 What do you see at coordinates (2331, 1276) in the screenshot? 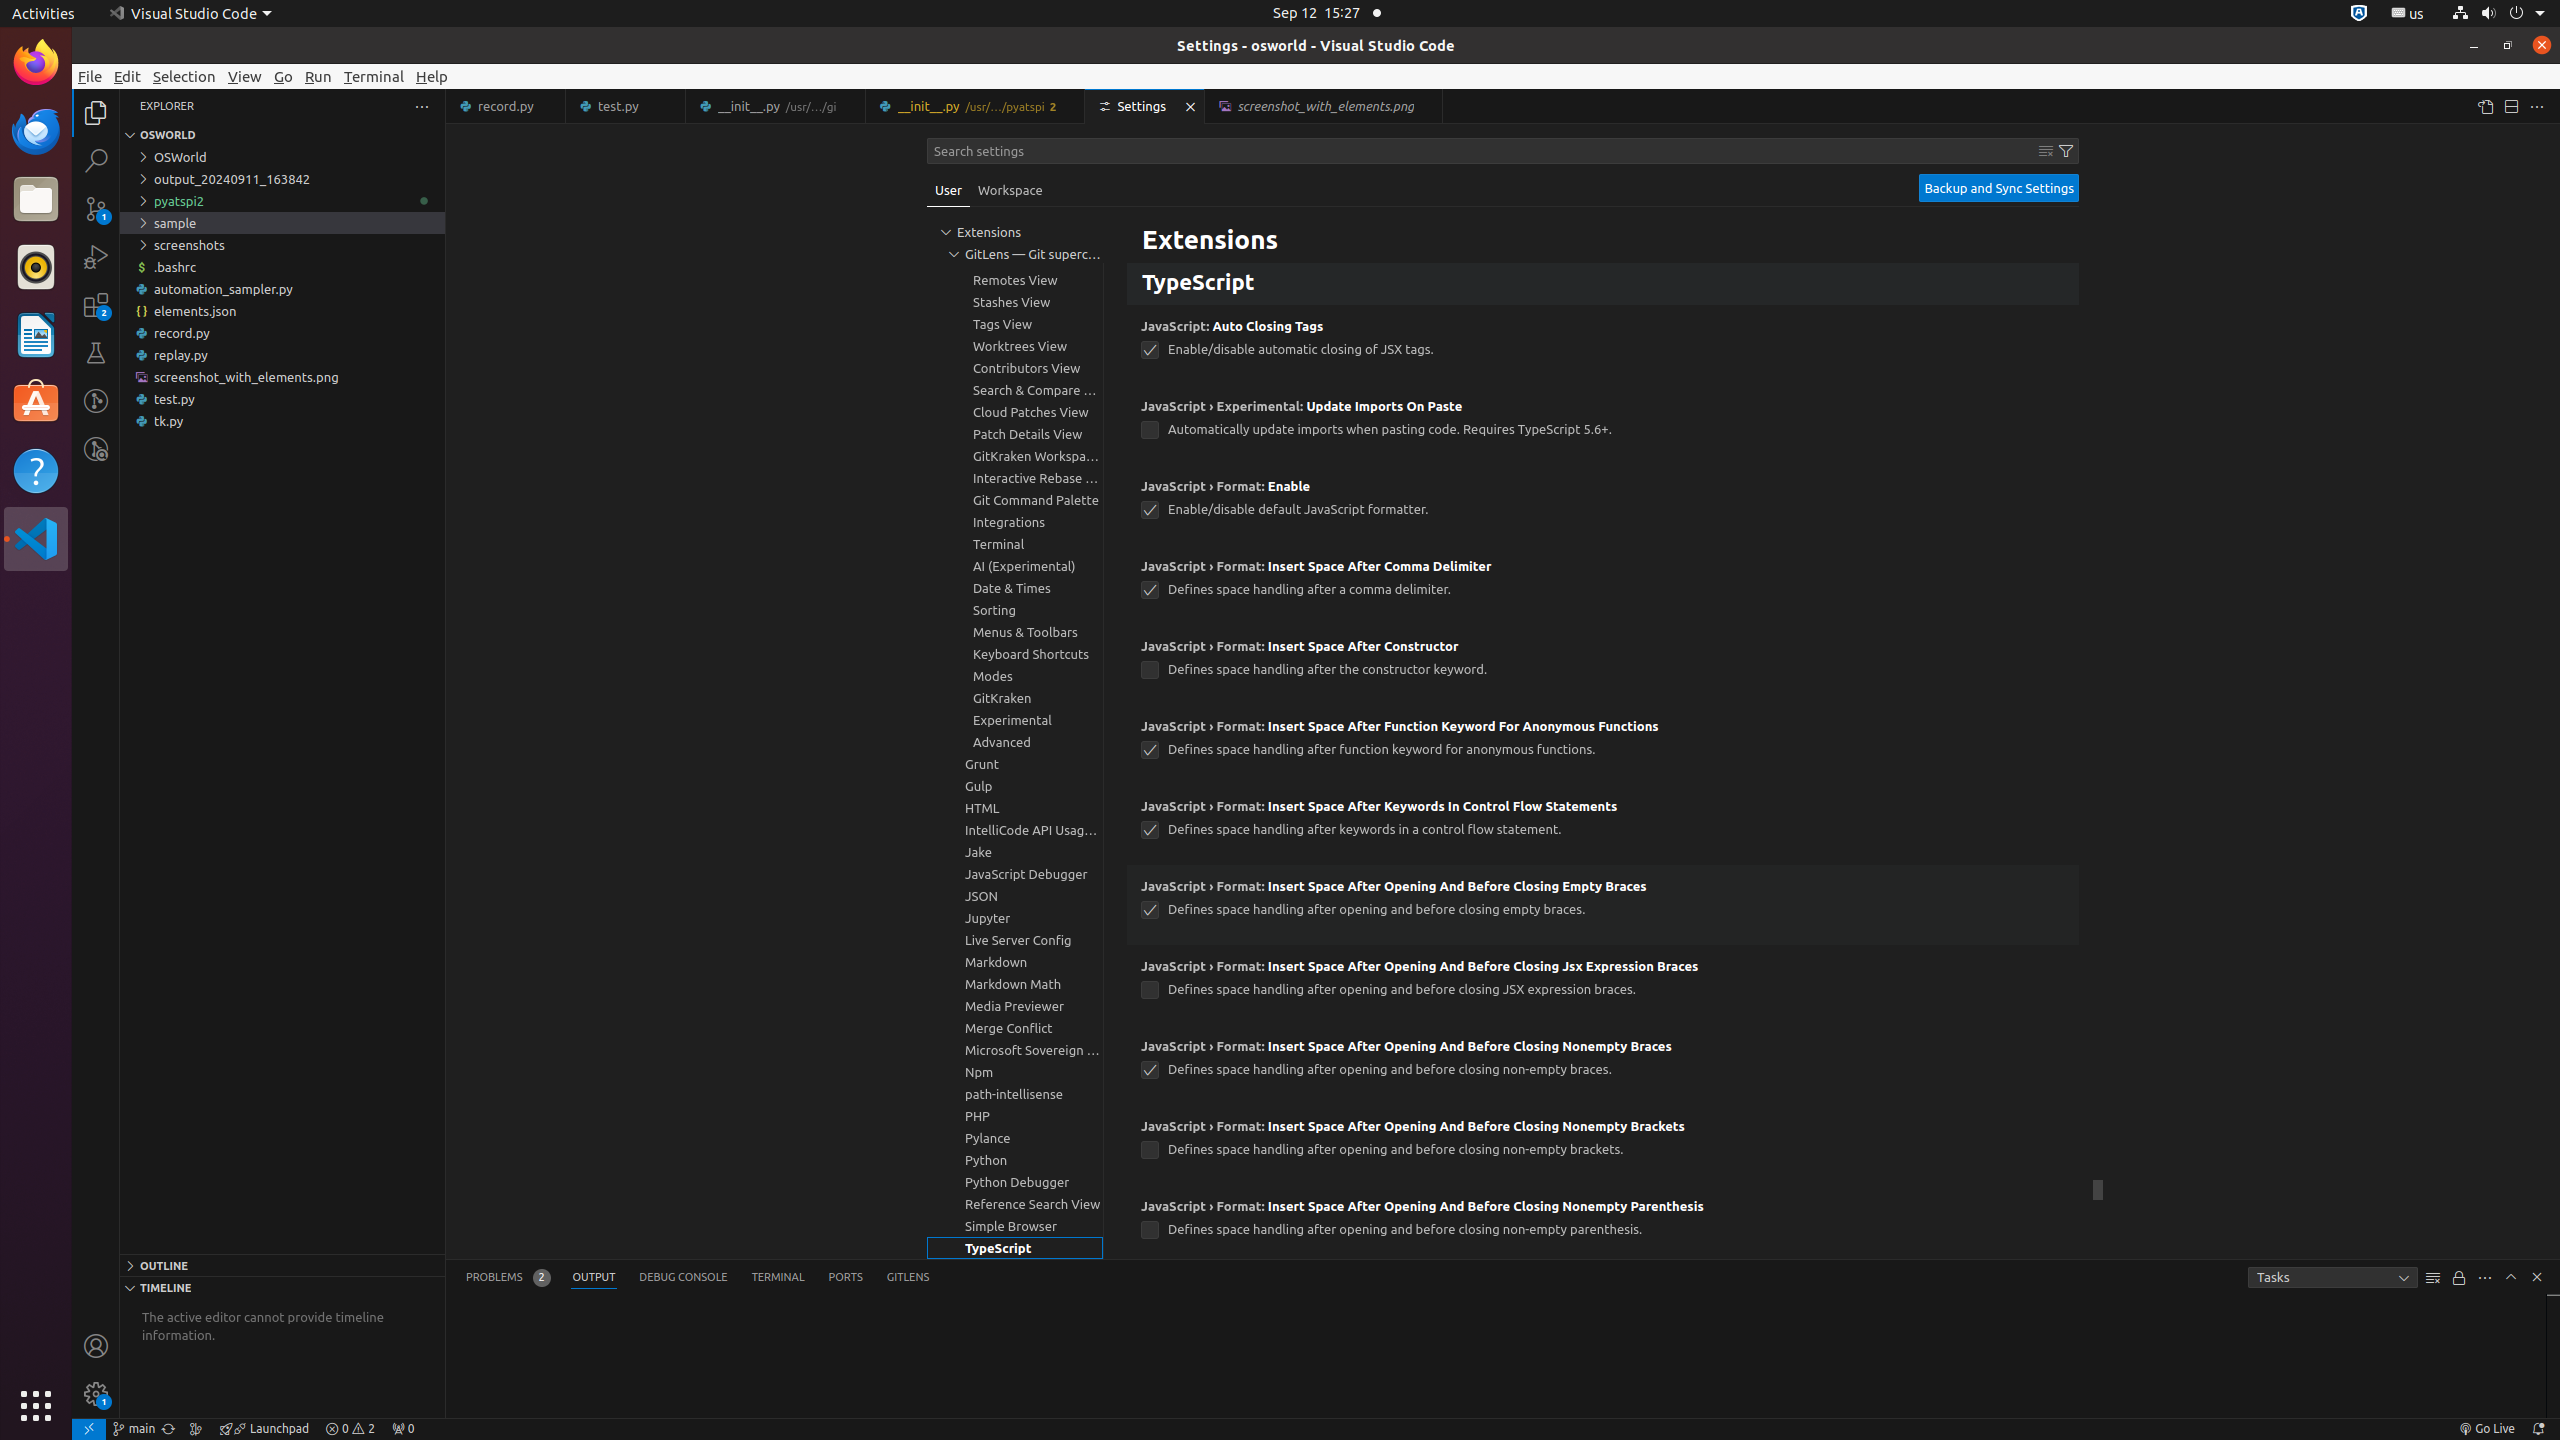
I see `'Tasks'` at bounding box center [2331, 1276].